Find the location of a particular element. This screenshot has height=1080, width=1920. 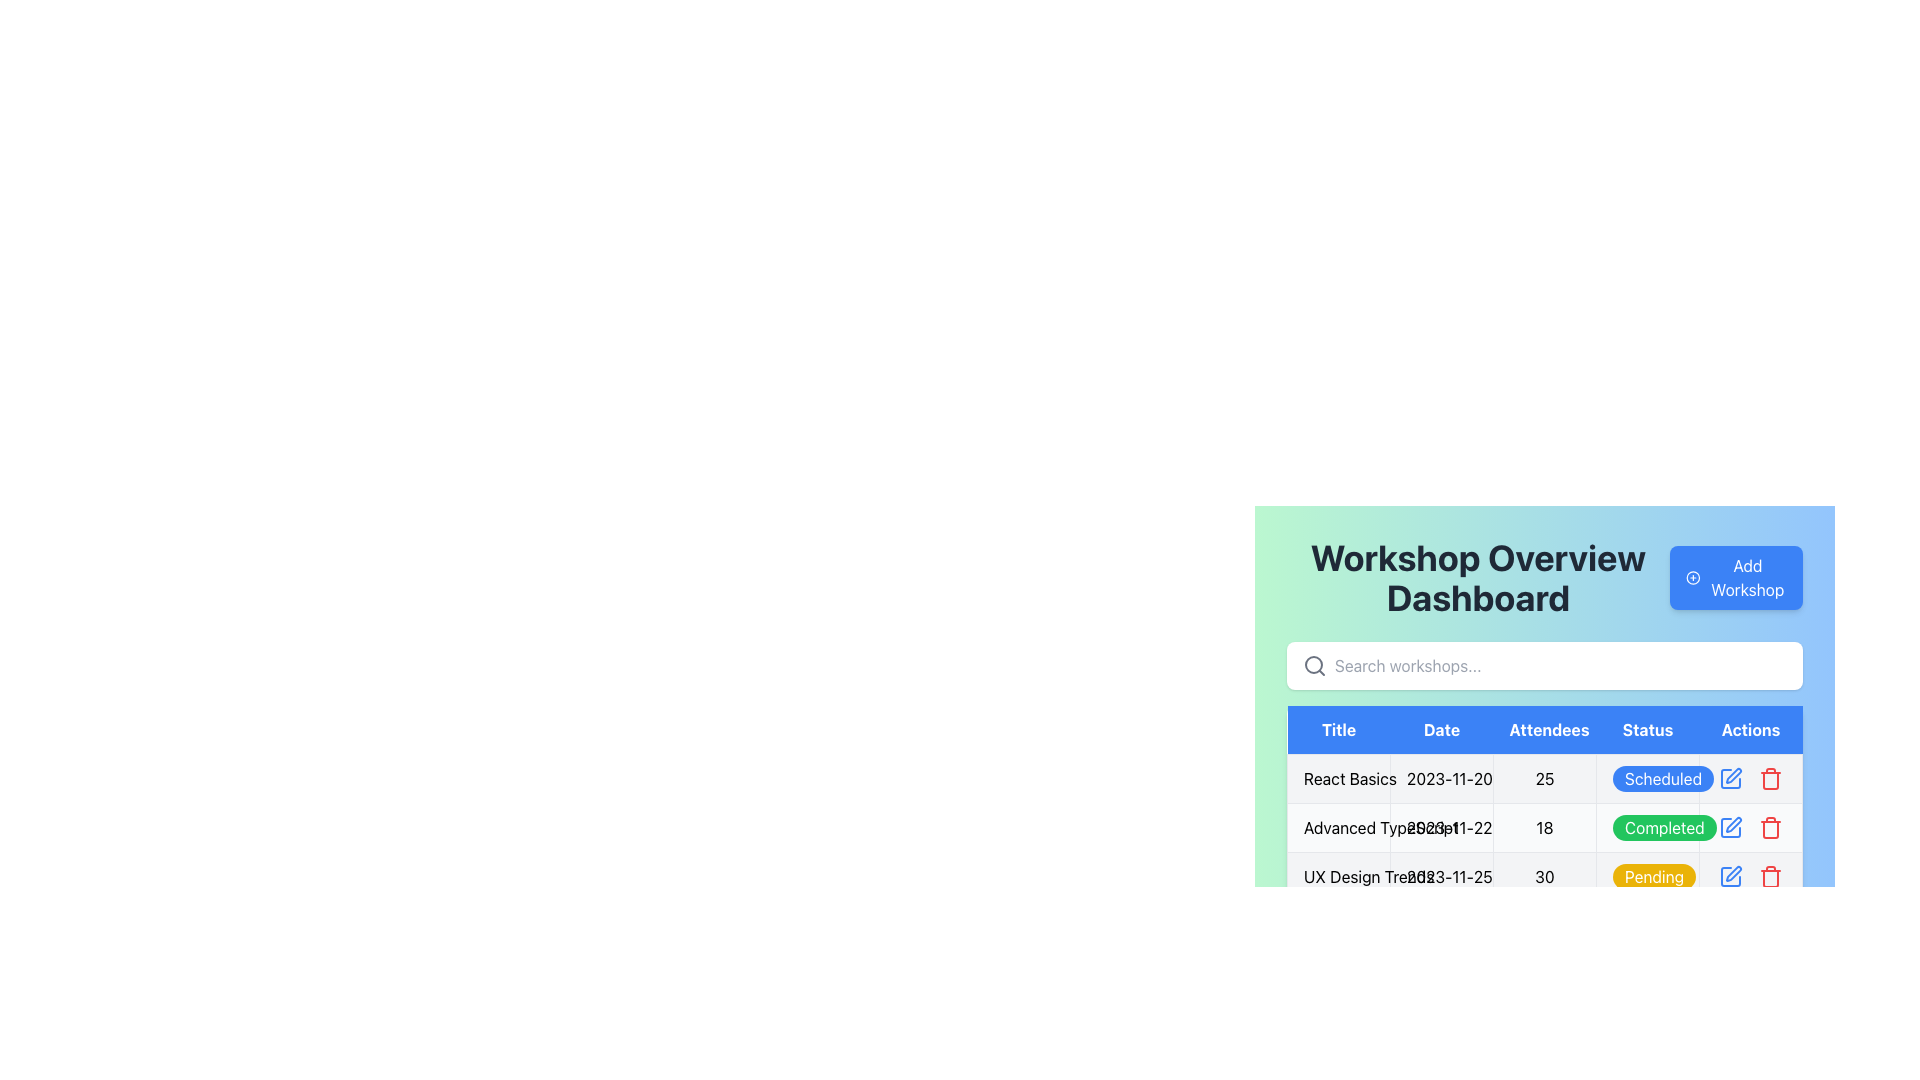

the 'Completed' status indicator for the 'Advanced TypeScript' workshop in the Status column of the data table is located at coordinates (1647, 828).